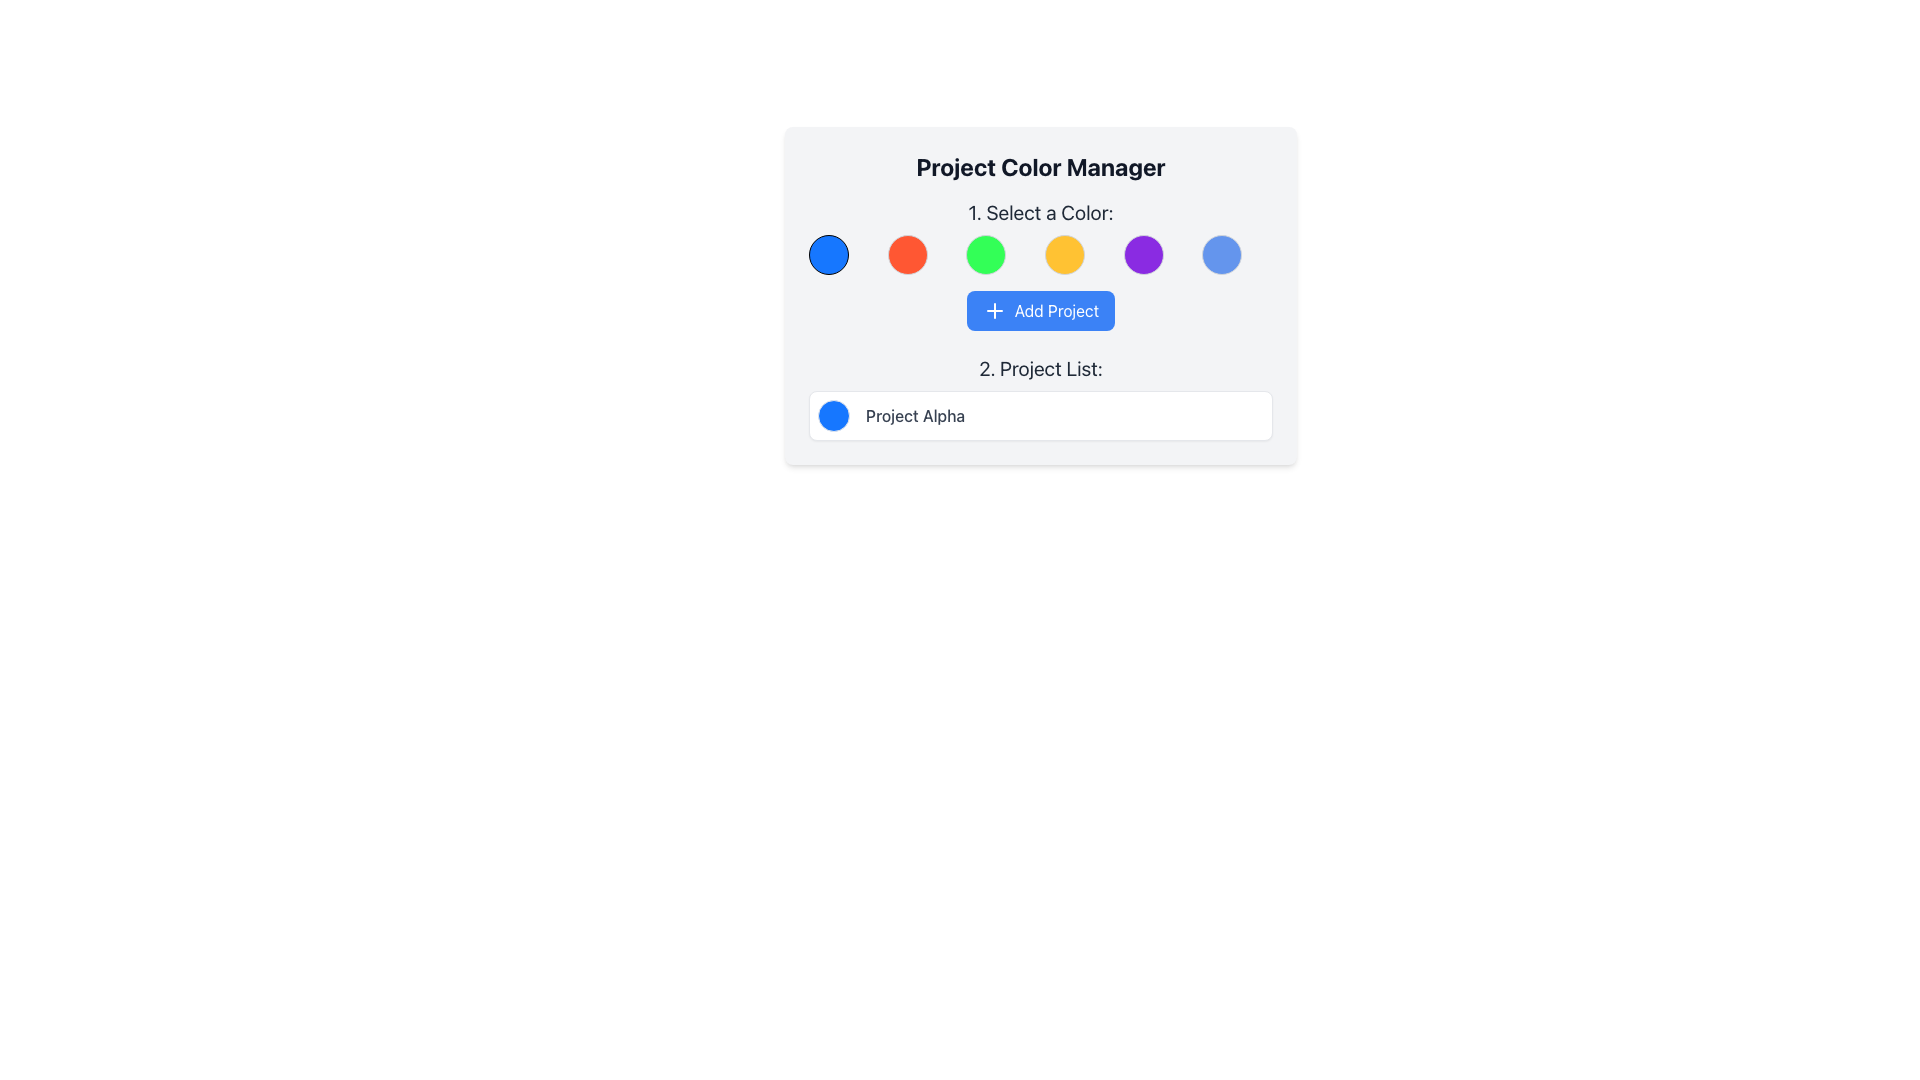 The image size is (1920, 1080). What do you see at coordinates (1040, 415) in the screenshot?
I see `the list item representing 'Project Alpha' located in the '2. Project List:' section` at bounding box center [1040, 415].